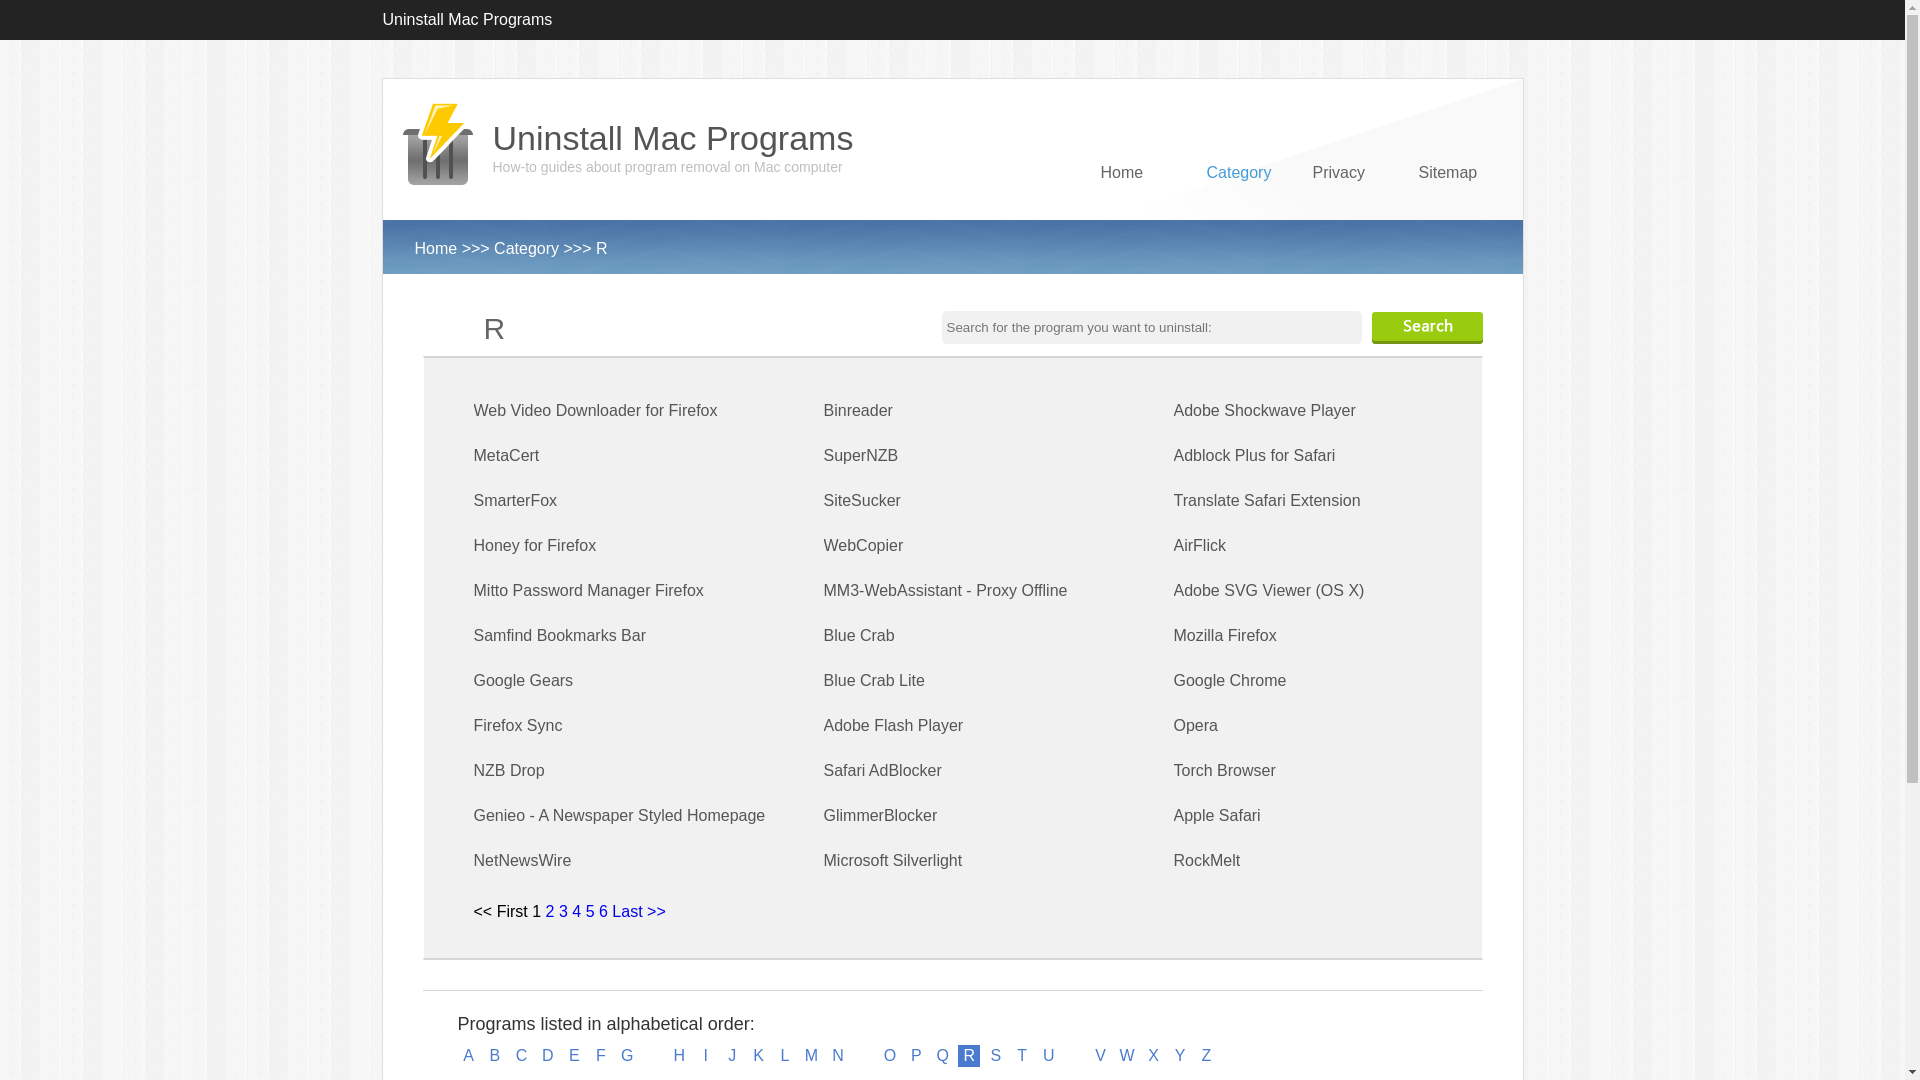  Describe the element at coordinates (678, 1055) in the screenshot. I see `'H'` at that location.